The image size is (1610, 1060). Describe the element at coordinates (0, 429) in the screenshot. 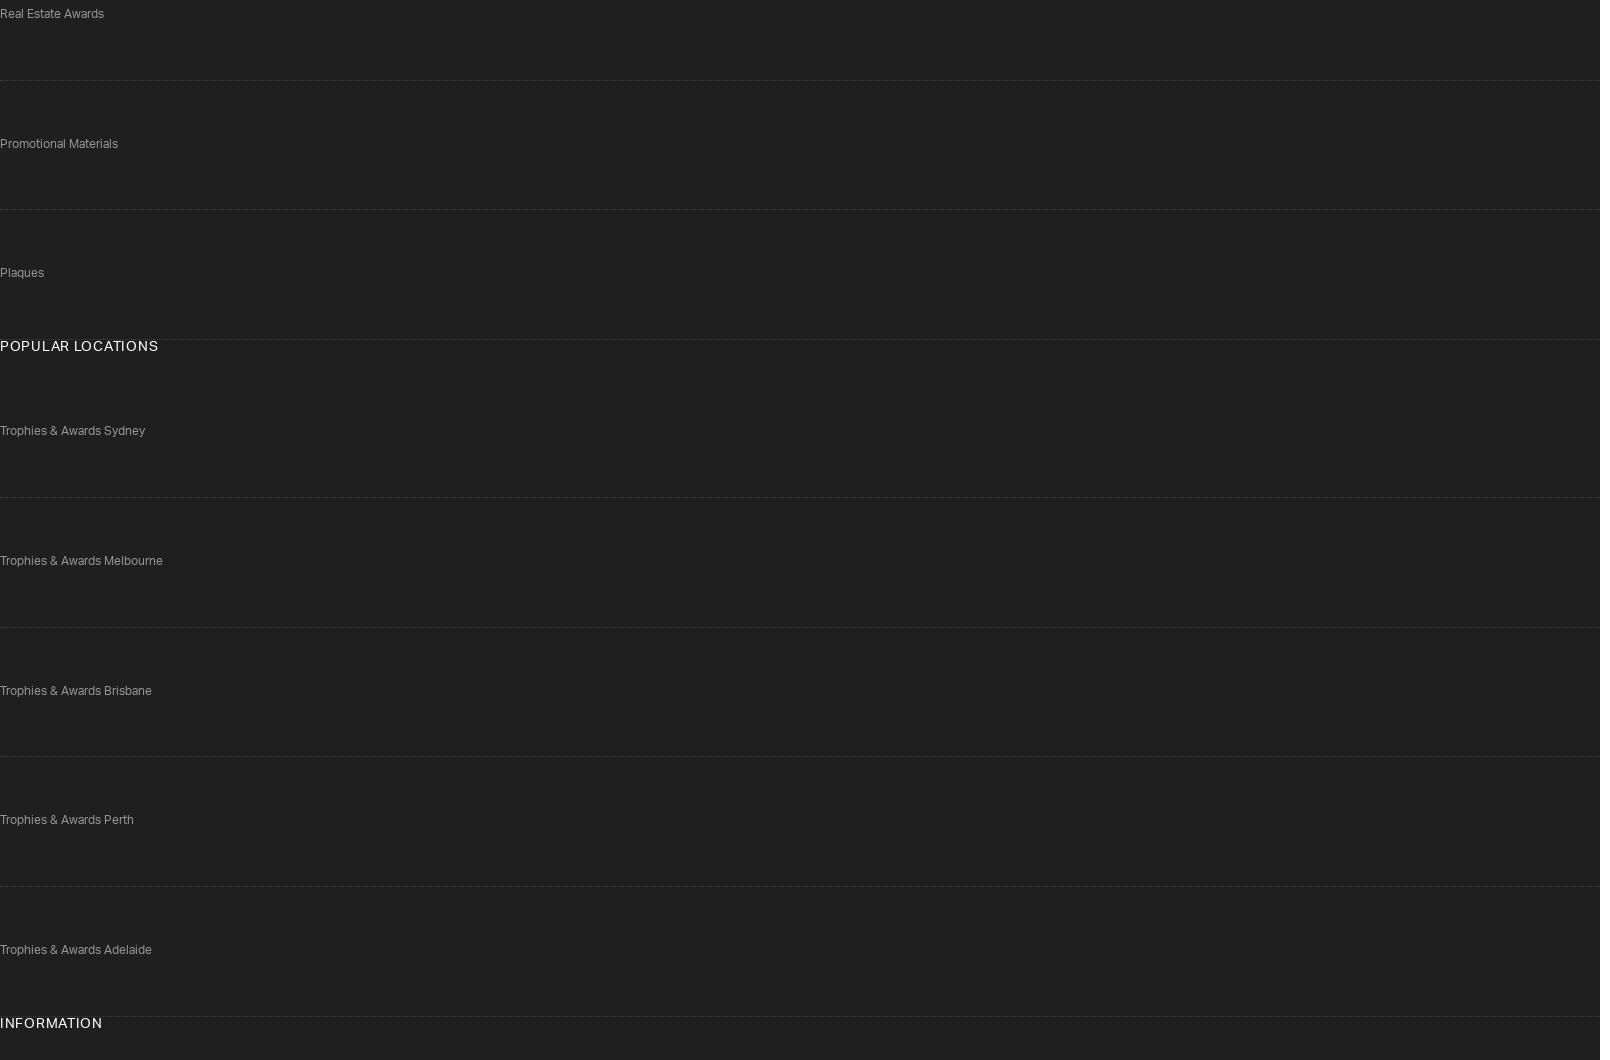

I see `'Trophies & Awards Sydney'` at that location.